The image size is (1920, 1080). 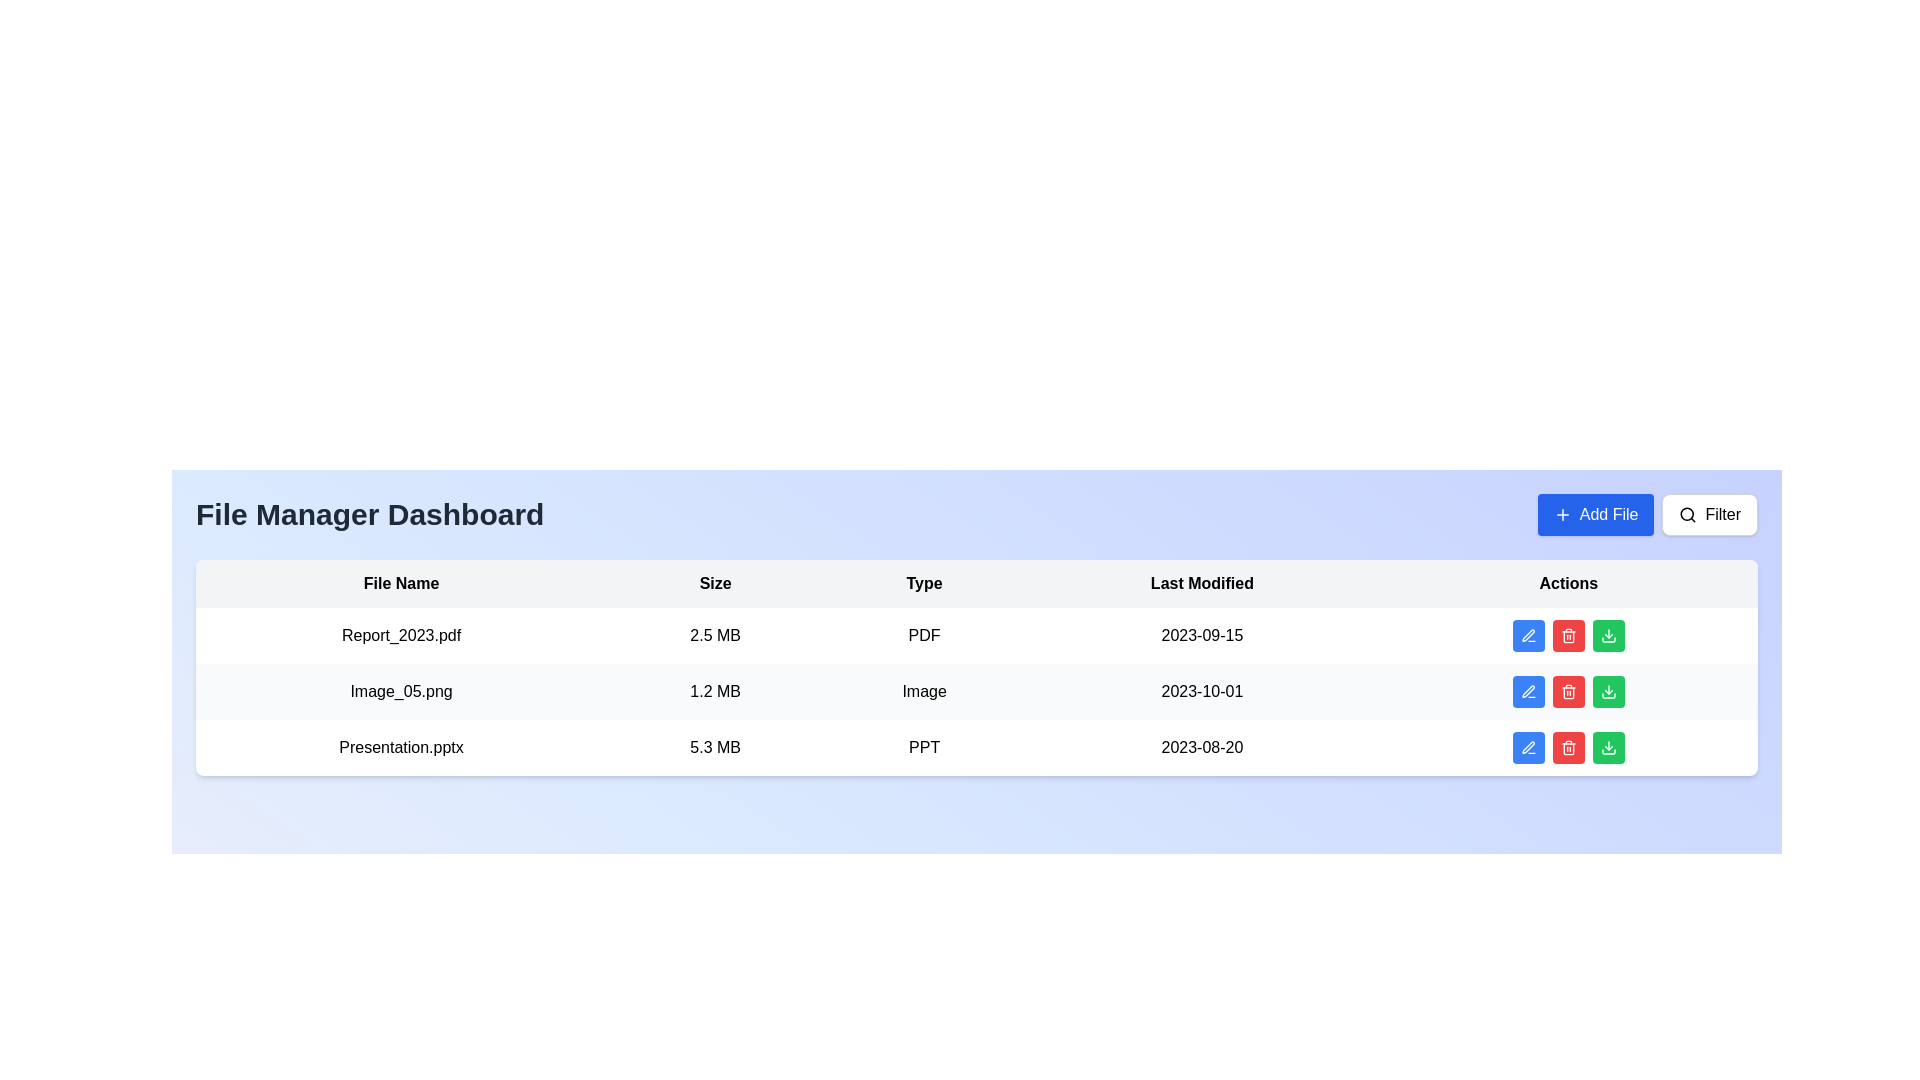 What do you see at coordinates (400, 748) in the screenshot?
I see `the text label displaying 'Presentation.pptx' in the 'File Name' column of the third row in the 'File Manager Dashboard' to copy its name` at bounding box center [400, 748].